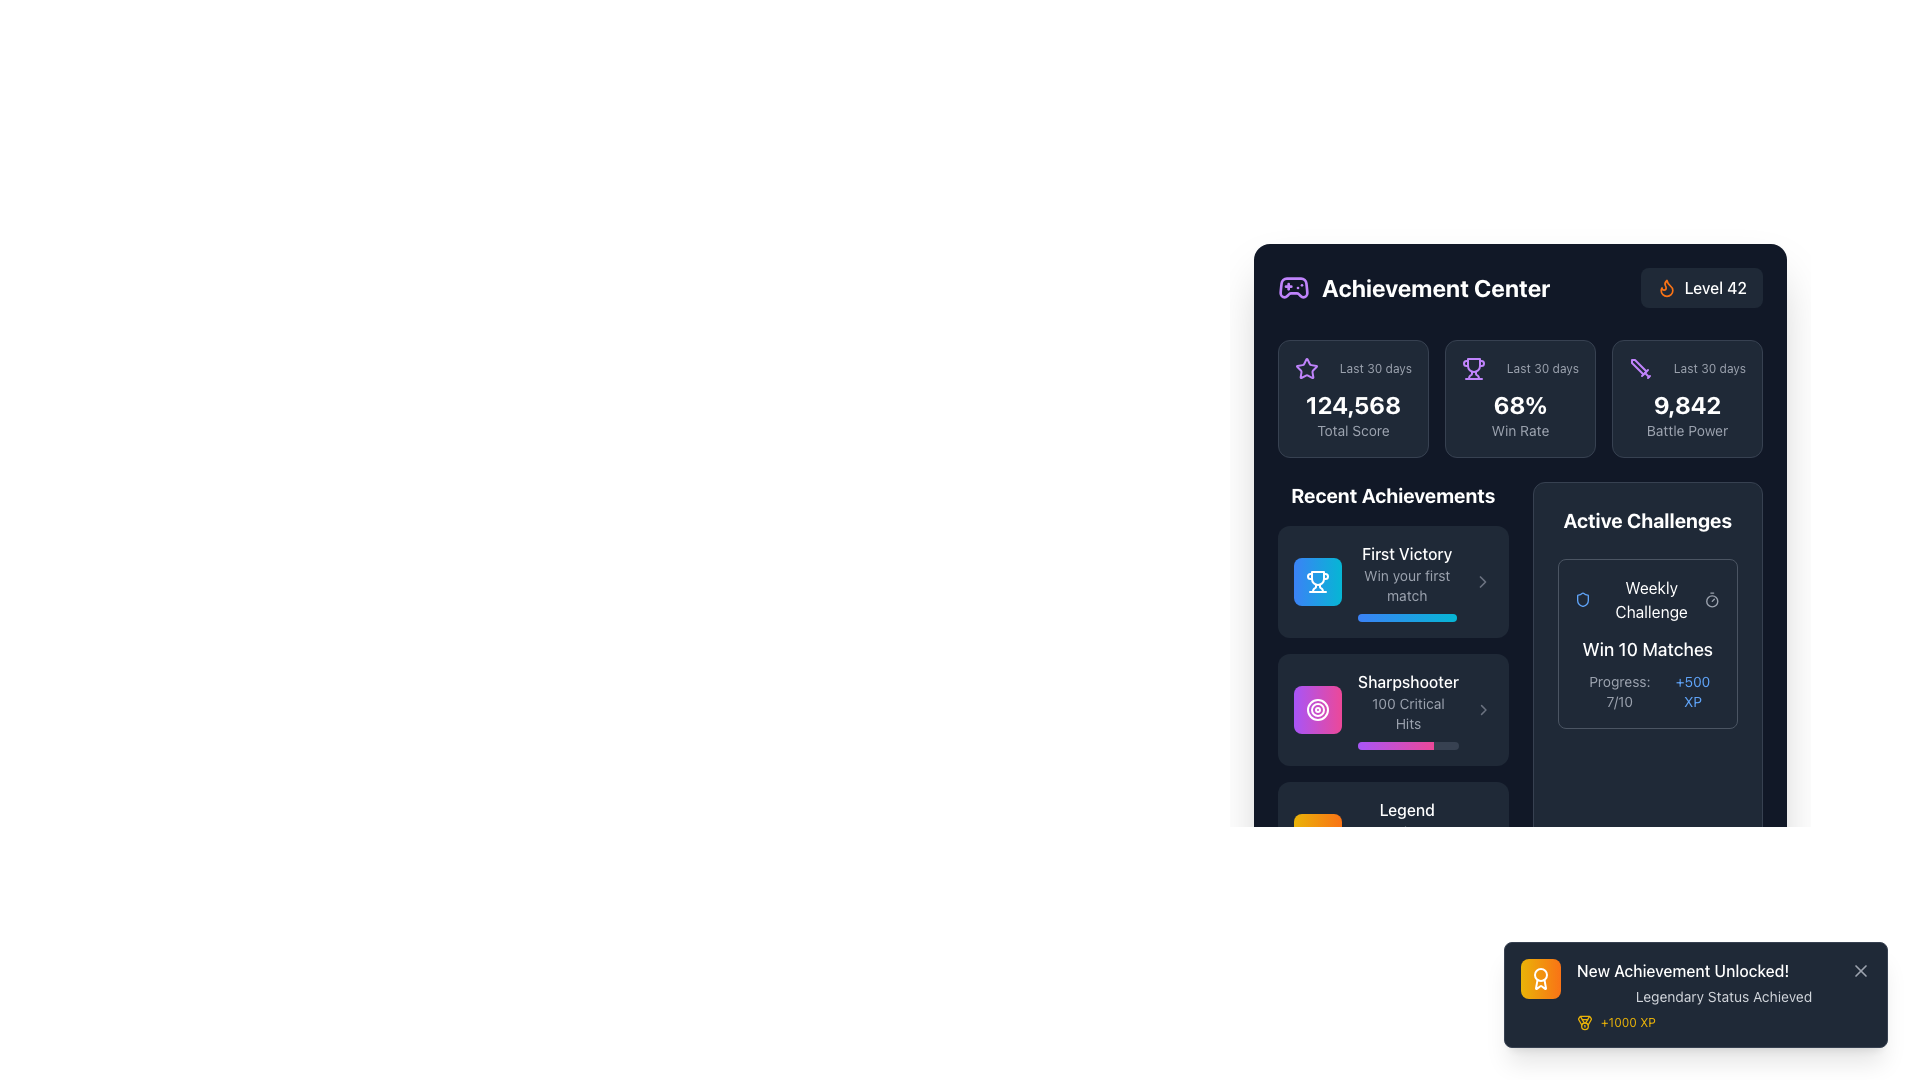 Image resolution: width=1920 pixels, height=1080 pixels. I want to click on the Progress Bar located at the bottom of the 'Legend' section under 'Recent Achievements', which features a dark background and a colored section transitioning from yellow to orange, so click(1406, 873).